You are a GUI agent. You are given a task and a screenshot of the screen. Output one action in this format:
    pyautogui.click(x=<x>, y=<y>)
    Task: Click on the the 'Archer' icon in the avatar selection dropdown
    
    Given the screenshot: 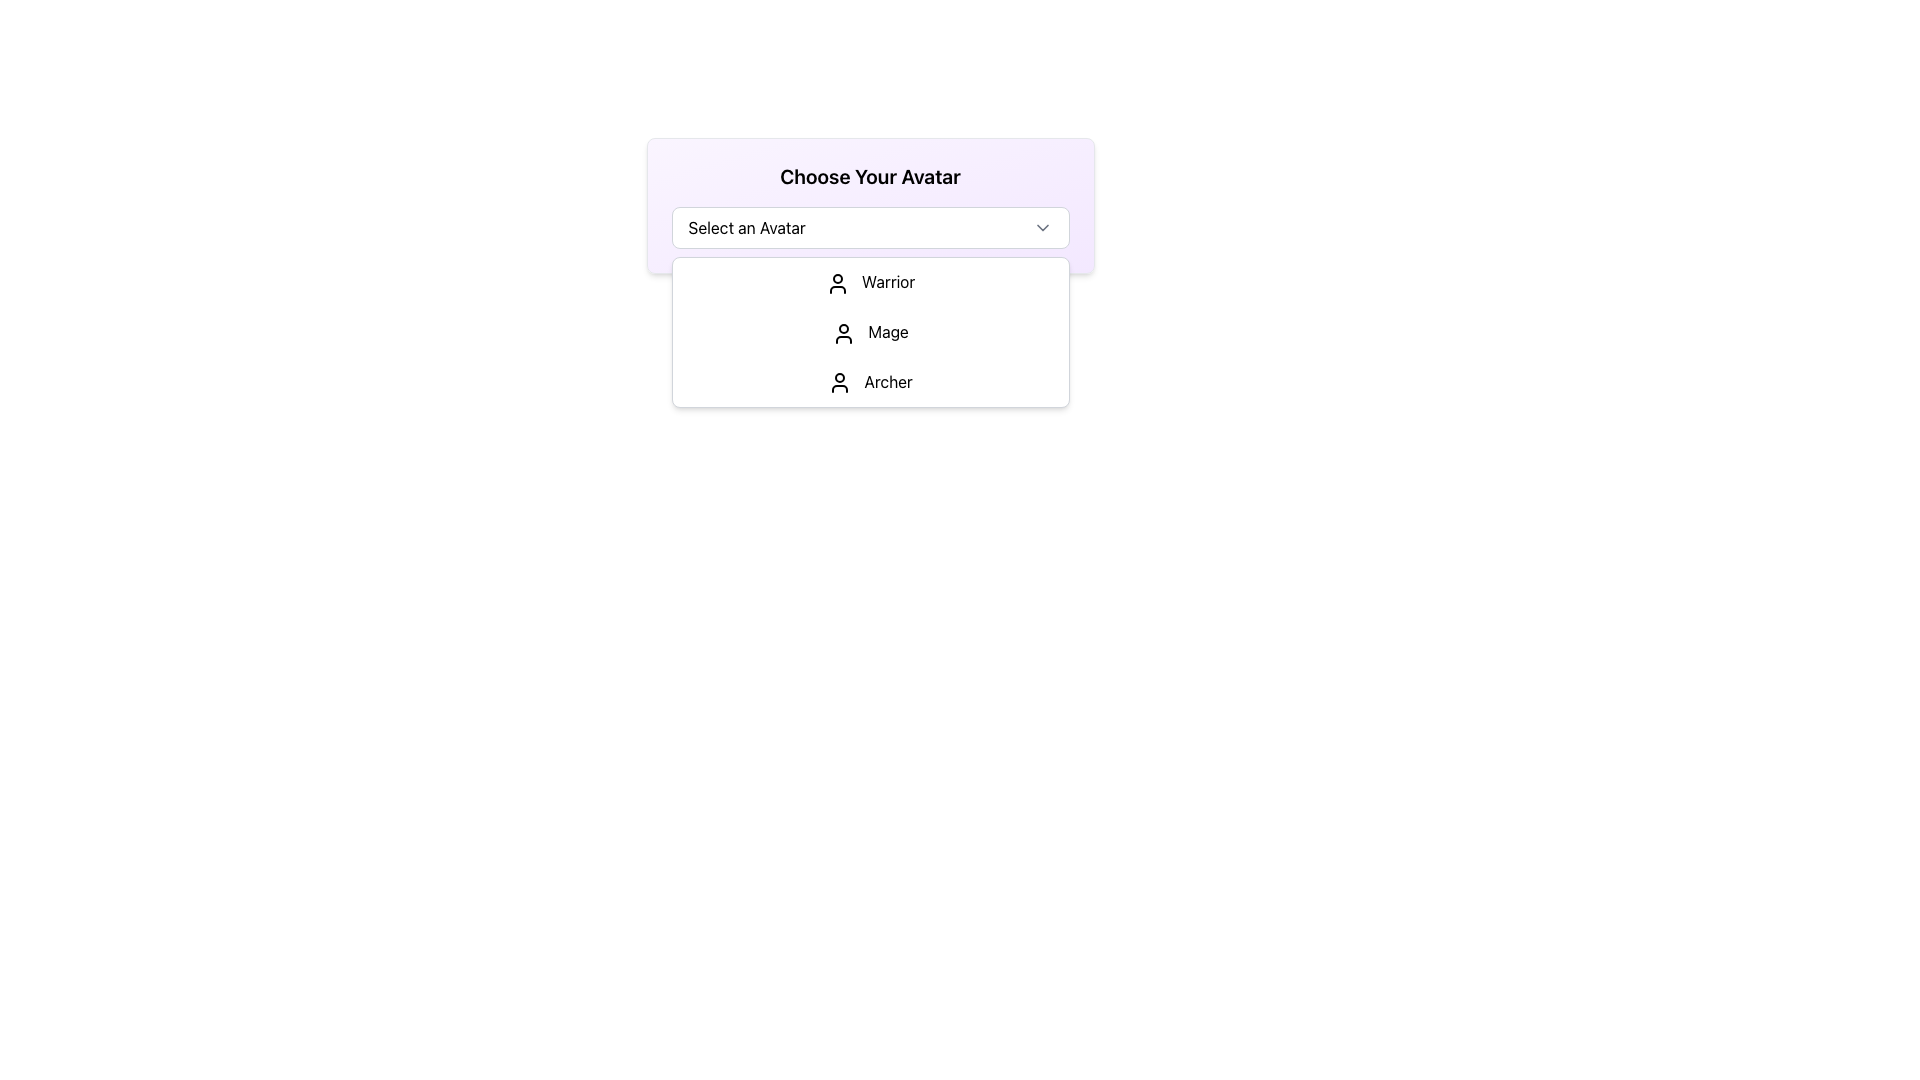 What is the action you would take?
    pyautogui.click(x=840, y=383)
    